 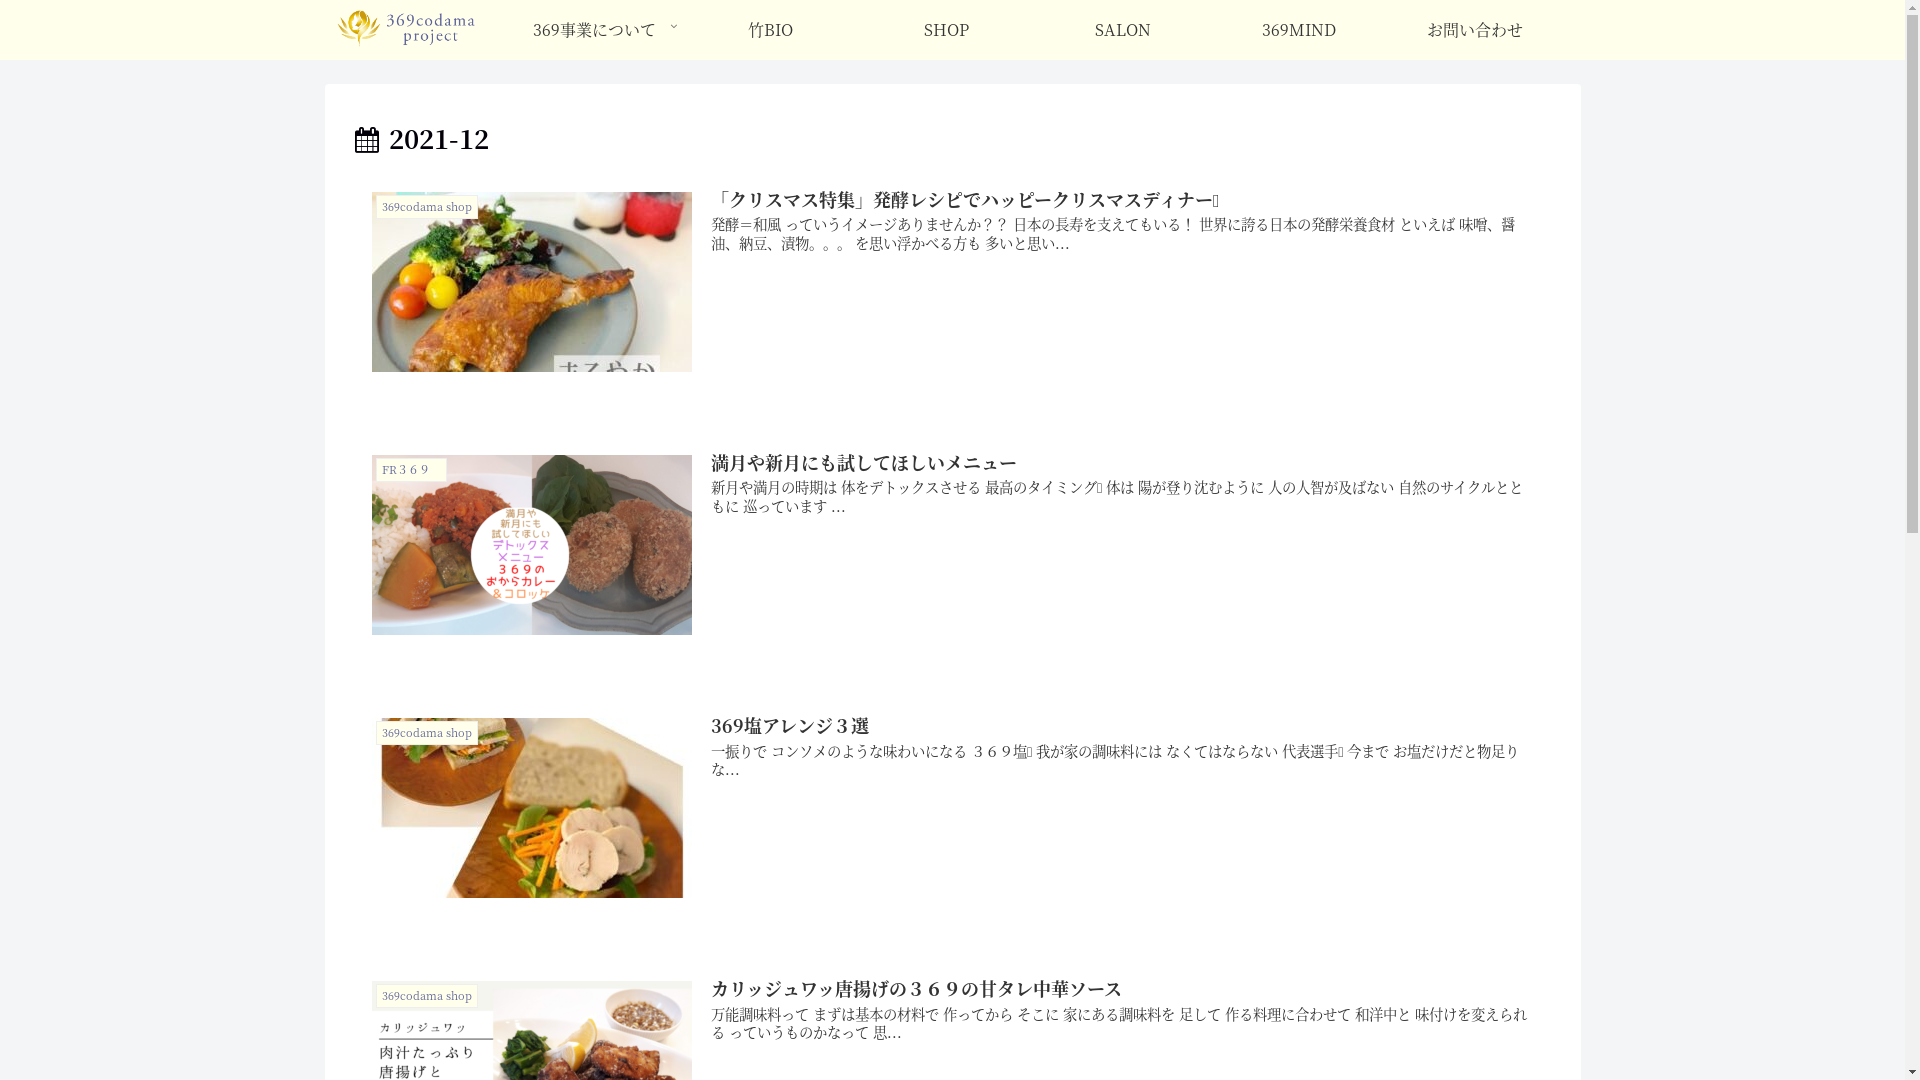 I want to click on 'SHOP', so click(x=945, y=30).